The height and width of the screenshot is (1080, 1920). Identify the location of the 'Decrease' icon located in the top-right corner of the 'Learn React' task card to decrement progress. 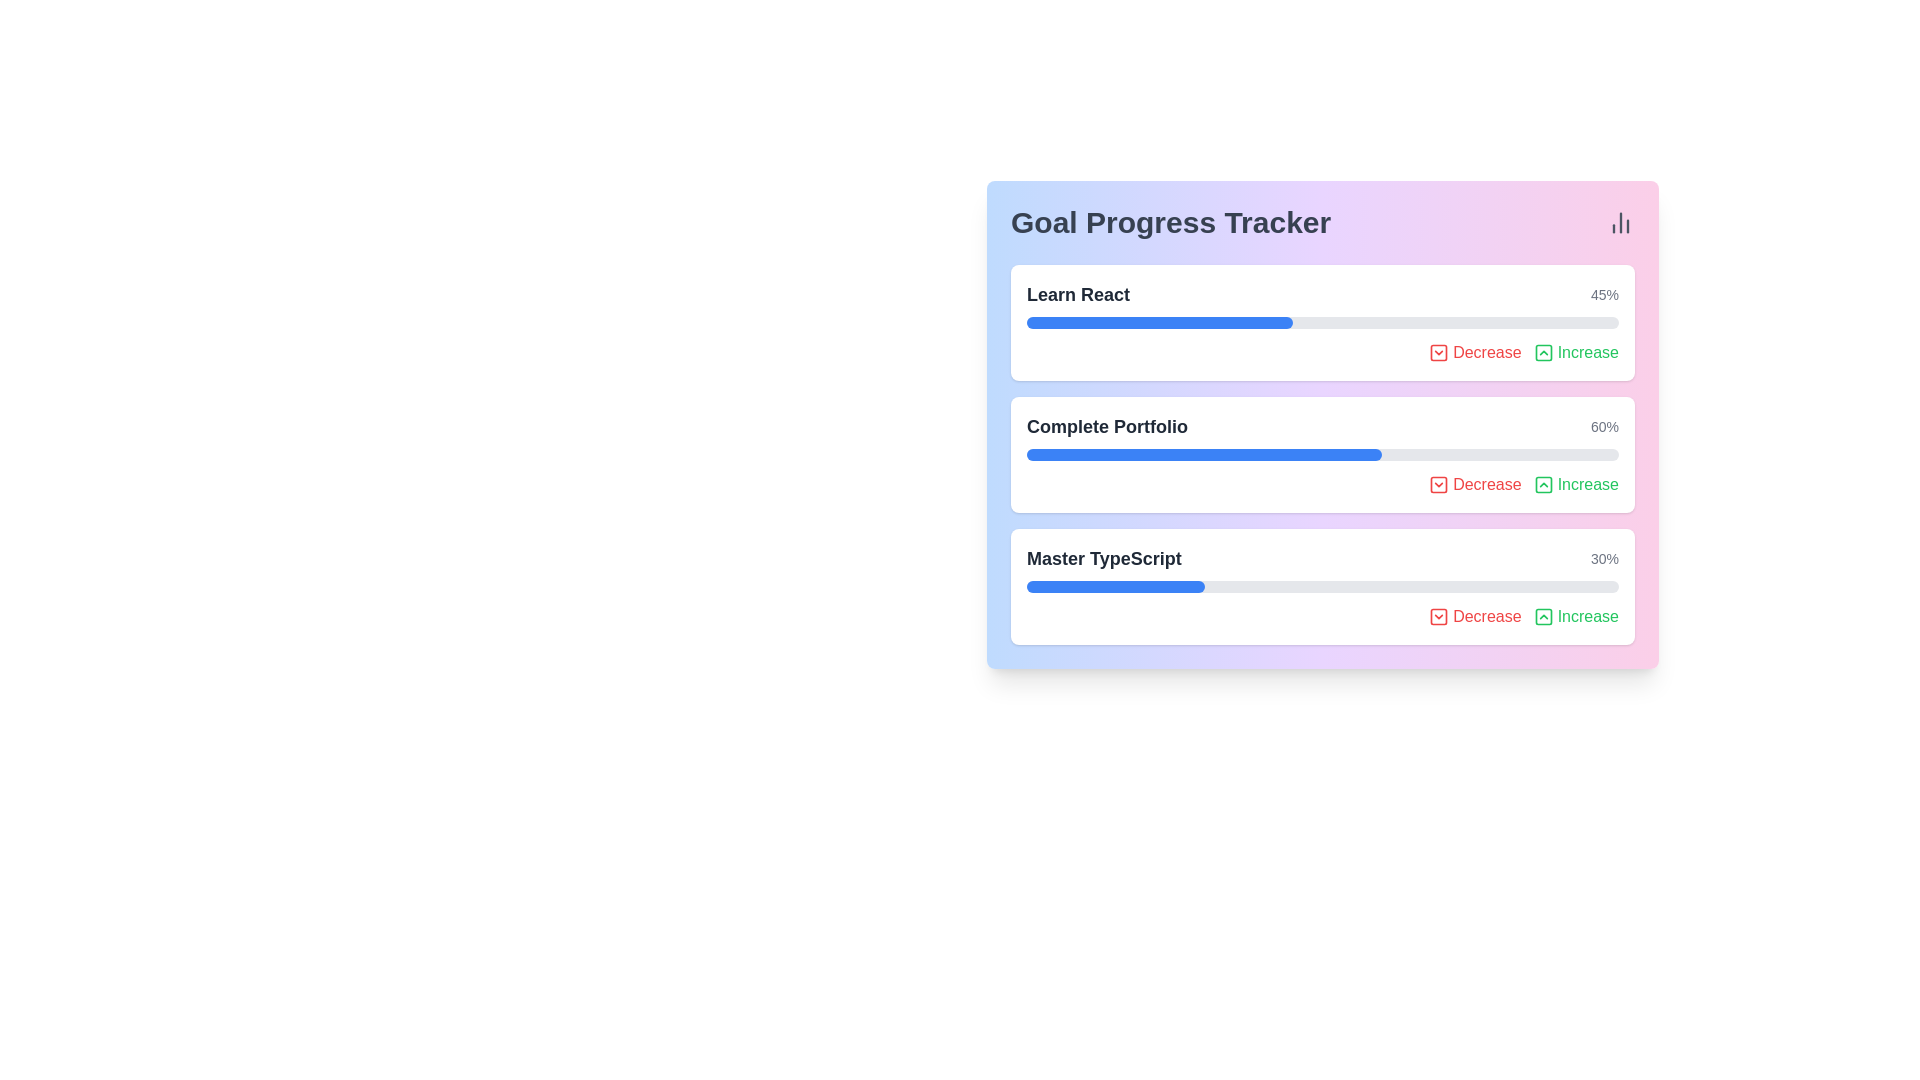
(1438, 352).